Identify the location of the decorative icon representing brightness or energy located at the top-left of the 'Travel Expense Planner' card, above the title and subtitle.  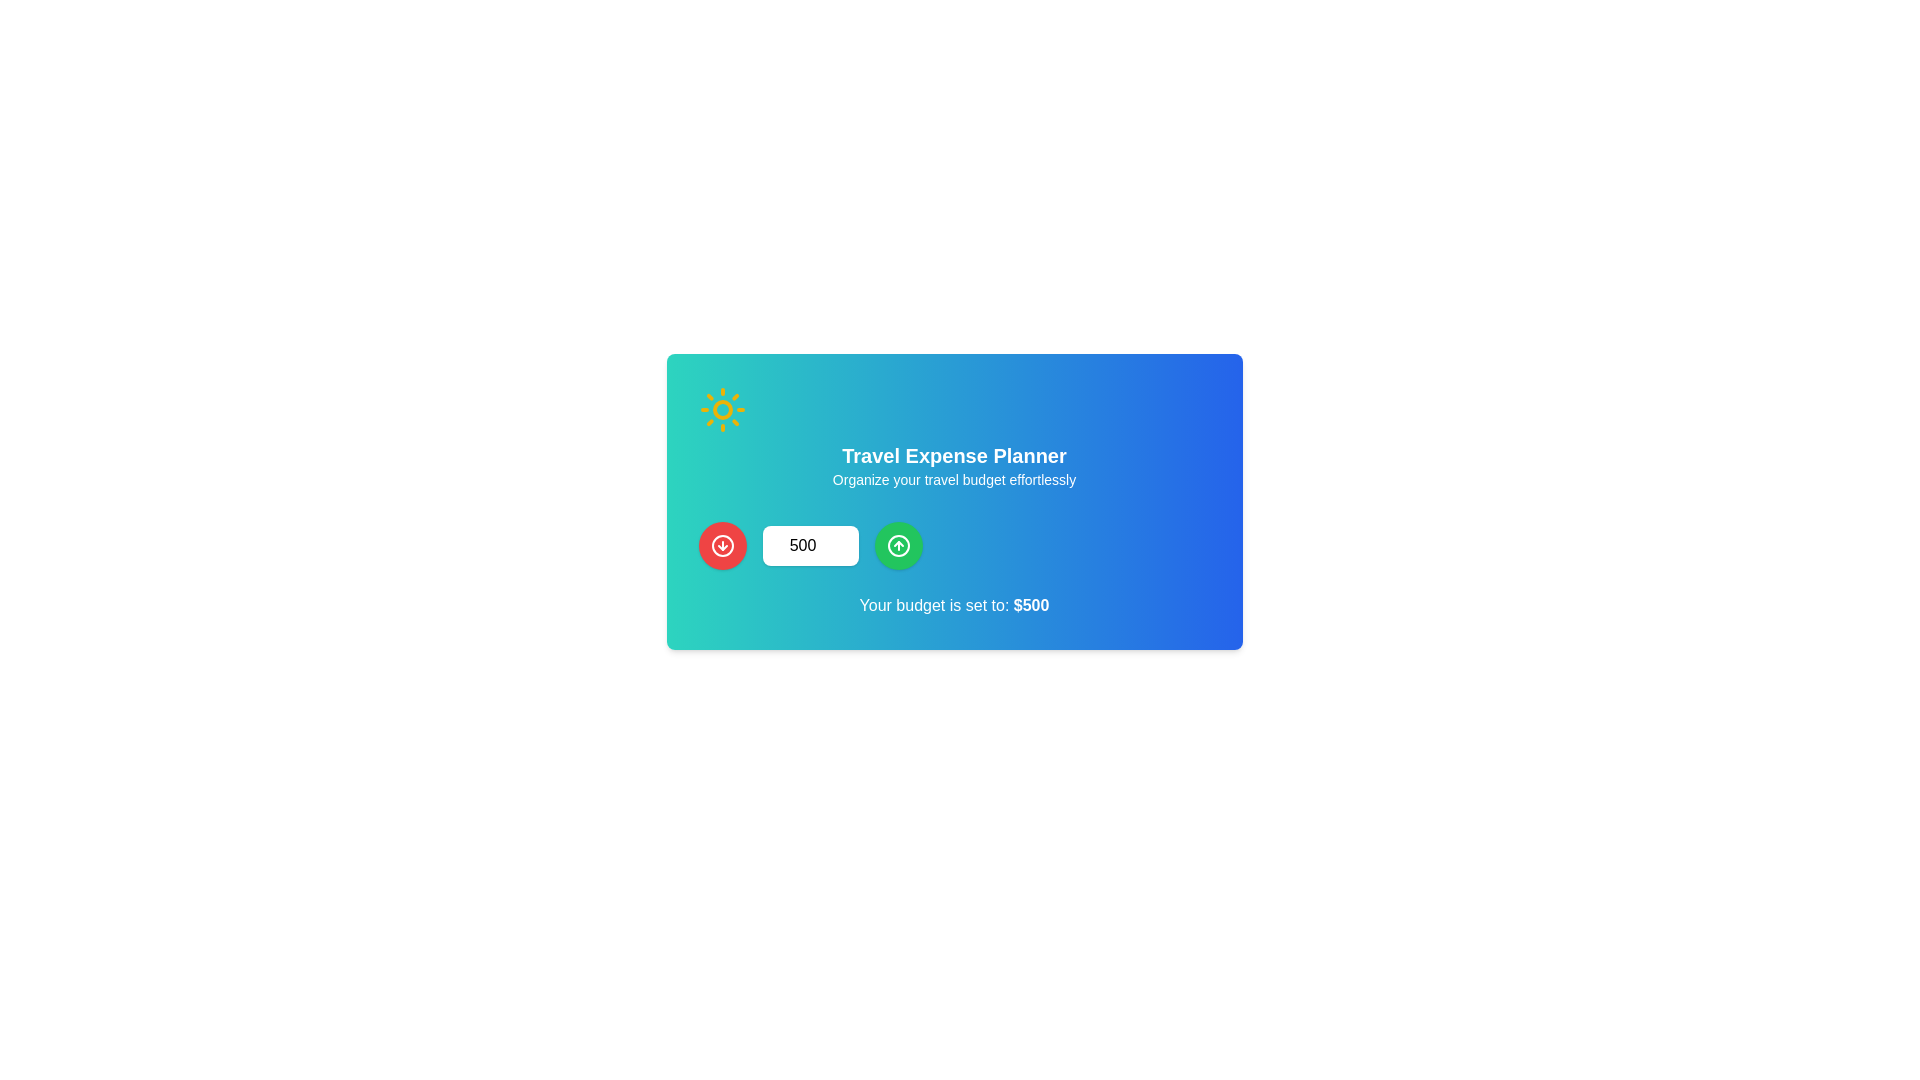
(721, 408).